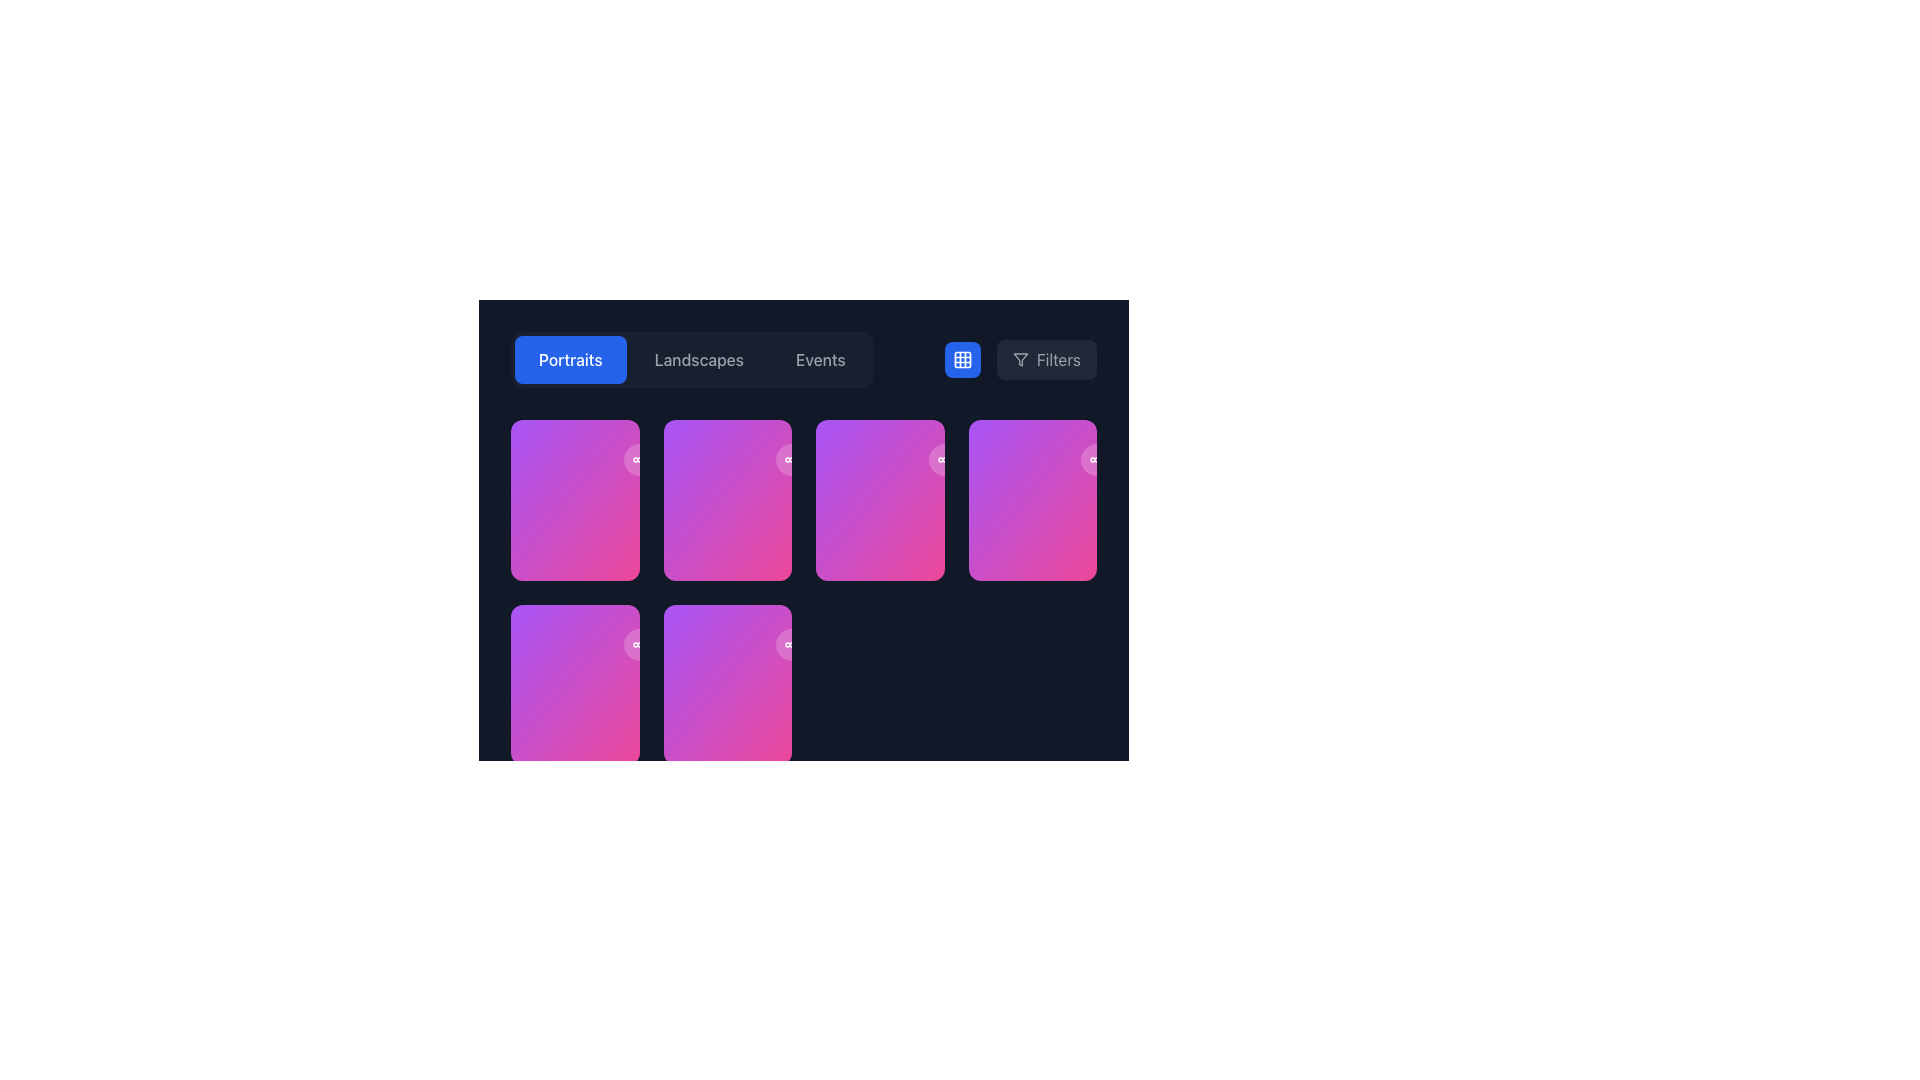 This screenshot has width=1920, height=1080. Describe the element at coordinates (807, 455) in the screenshot. I see `the 'Share' icon within the Grouped UI Element containing Icon Buttons, which is located in the top-right corner of a card with a gradient pink-to-purple background` at that location.